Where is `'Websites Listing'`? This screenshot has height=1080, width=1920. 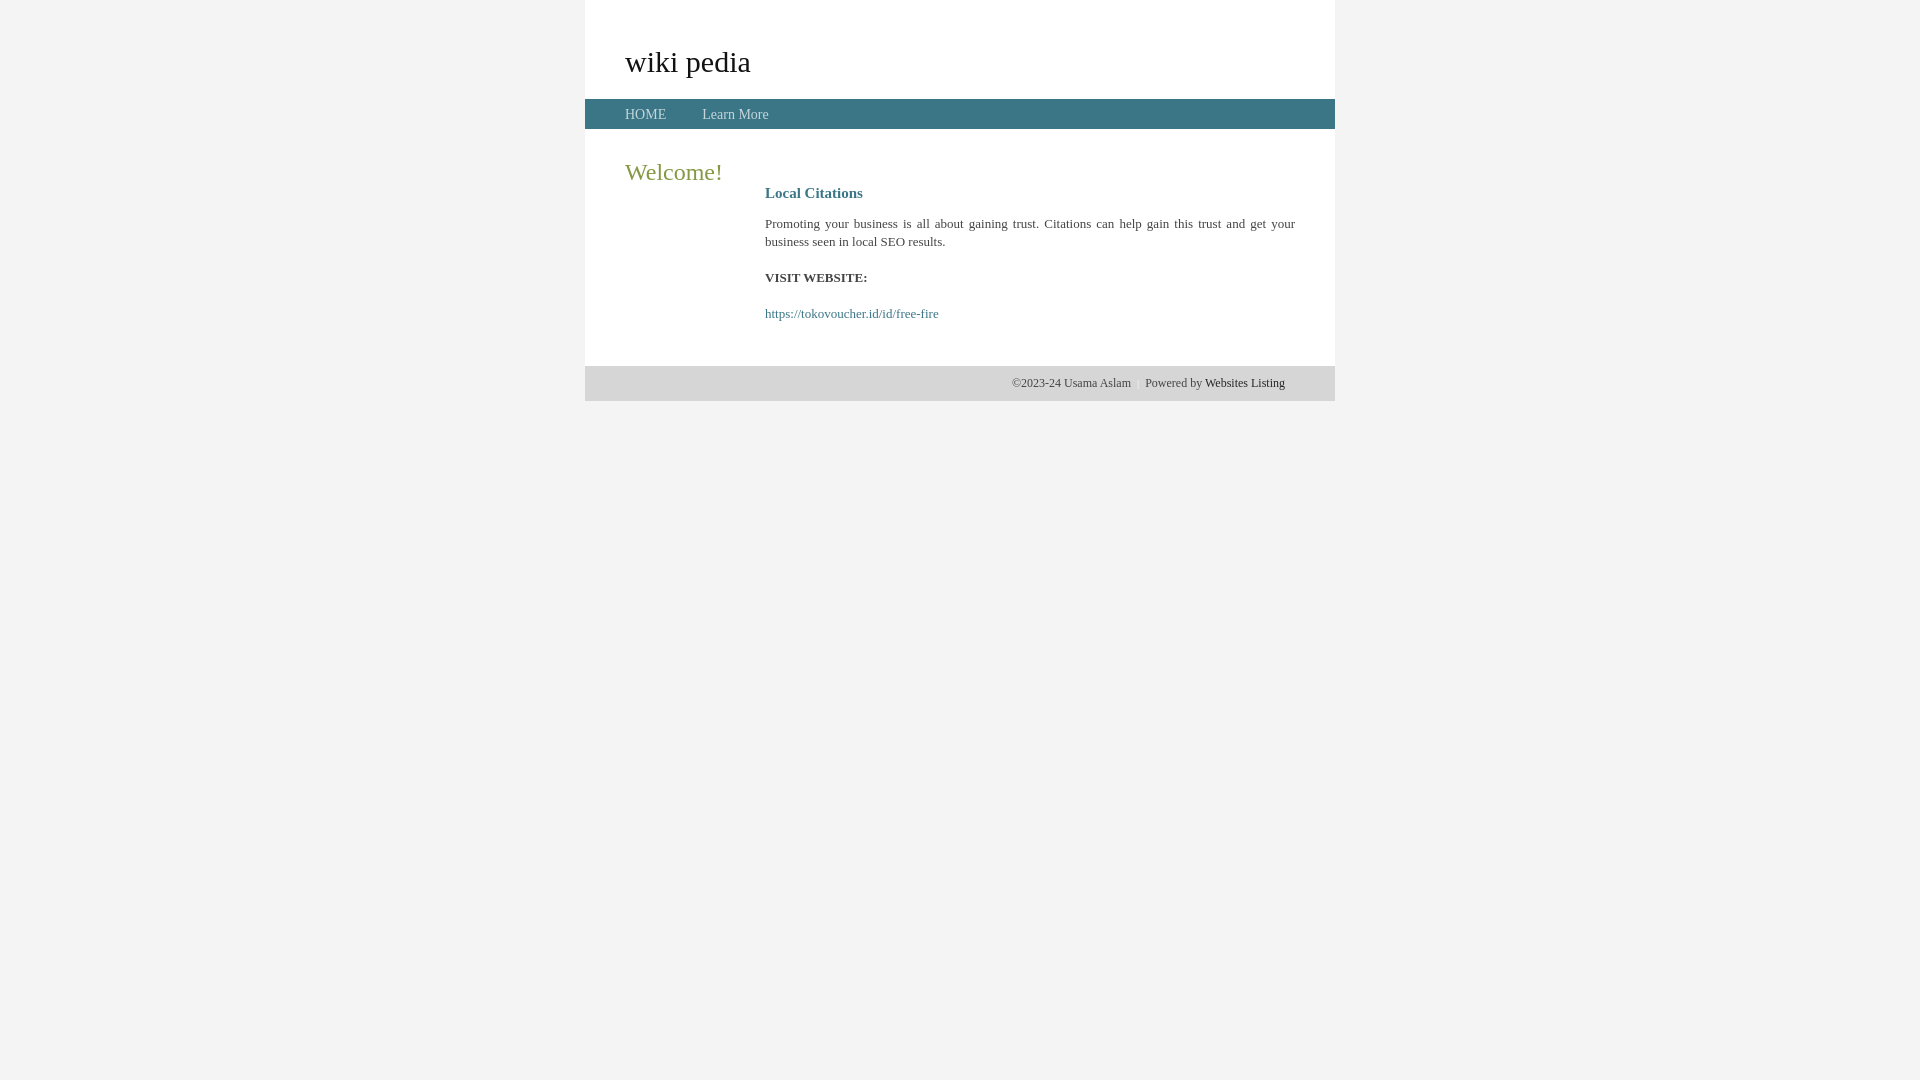 'Websites Listing' is located at coordinates (1243, 382).